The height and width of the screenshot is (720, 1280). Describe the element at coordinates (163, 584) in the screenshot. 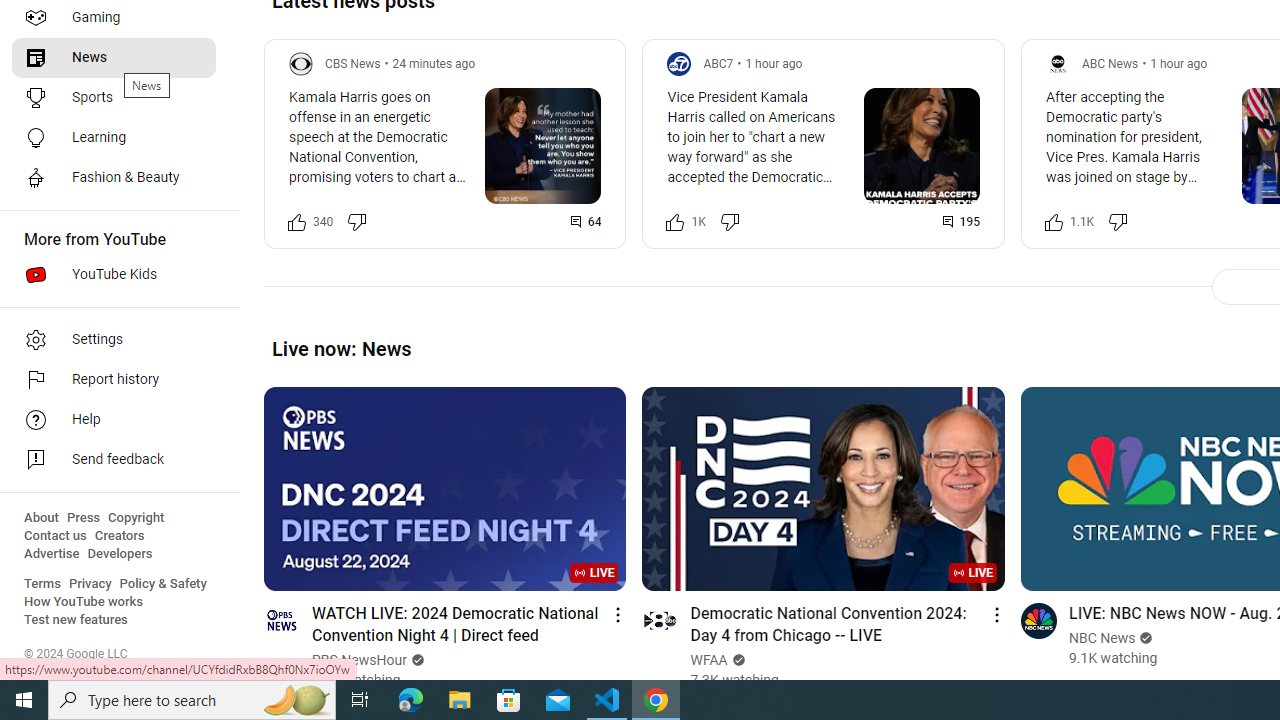

I see `'Policy & Safety'` at that location.